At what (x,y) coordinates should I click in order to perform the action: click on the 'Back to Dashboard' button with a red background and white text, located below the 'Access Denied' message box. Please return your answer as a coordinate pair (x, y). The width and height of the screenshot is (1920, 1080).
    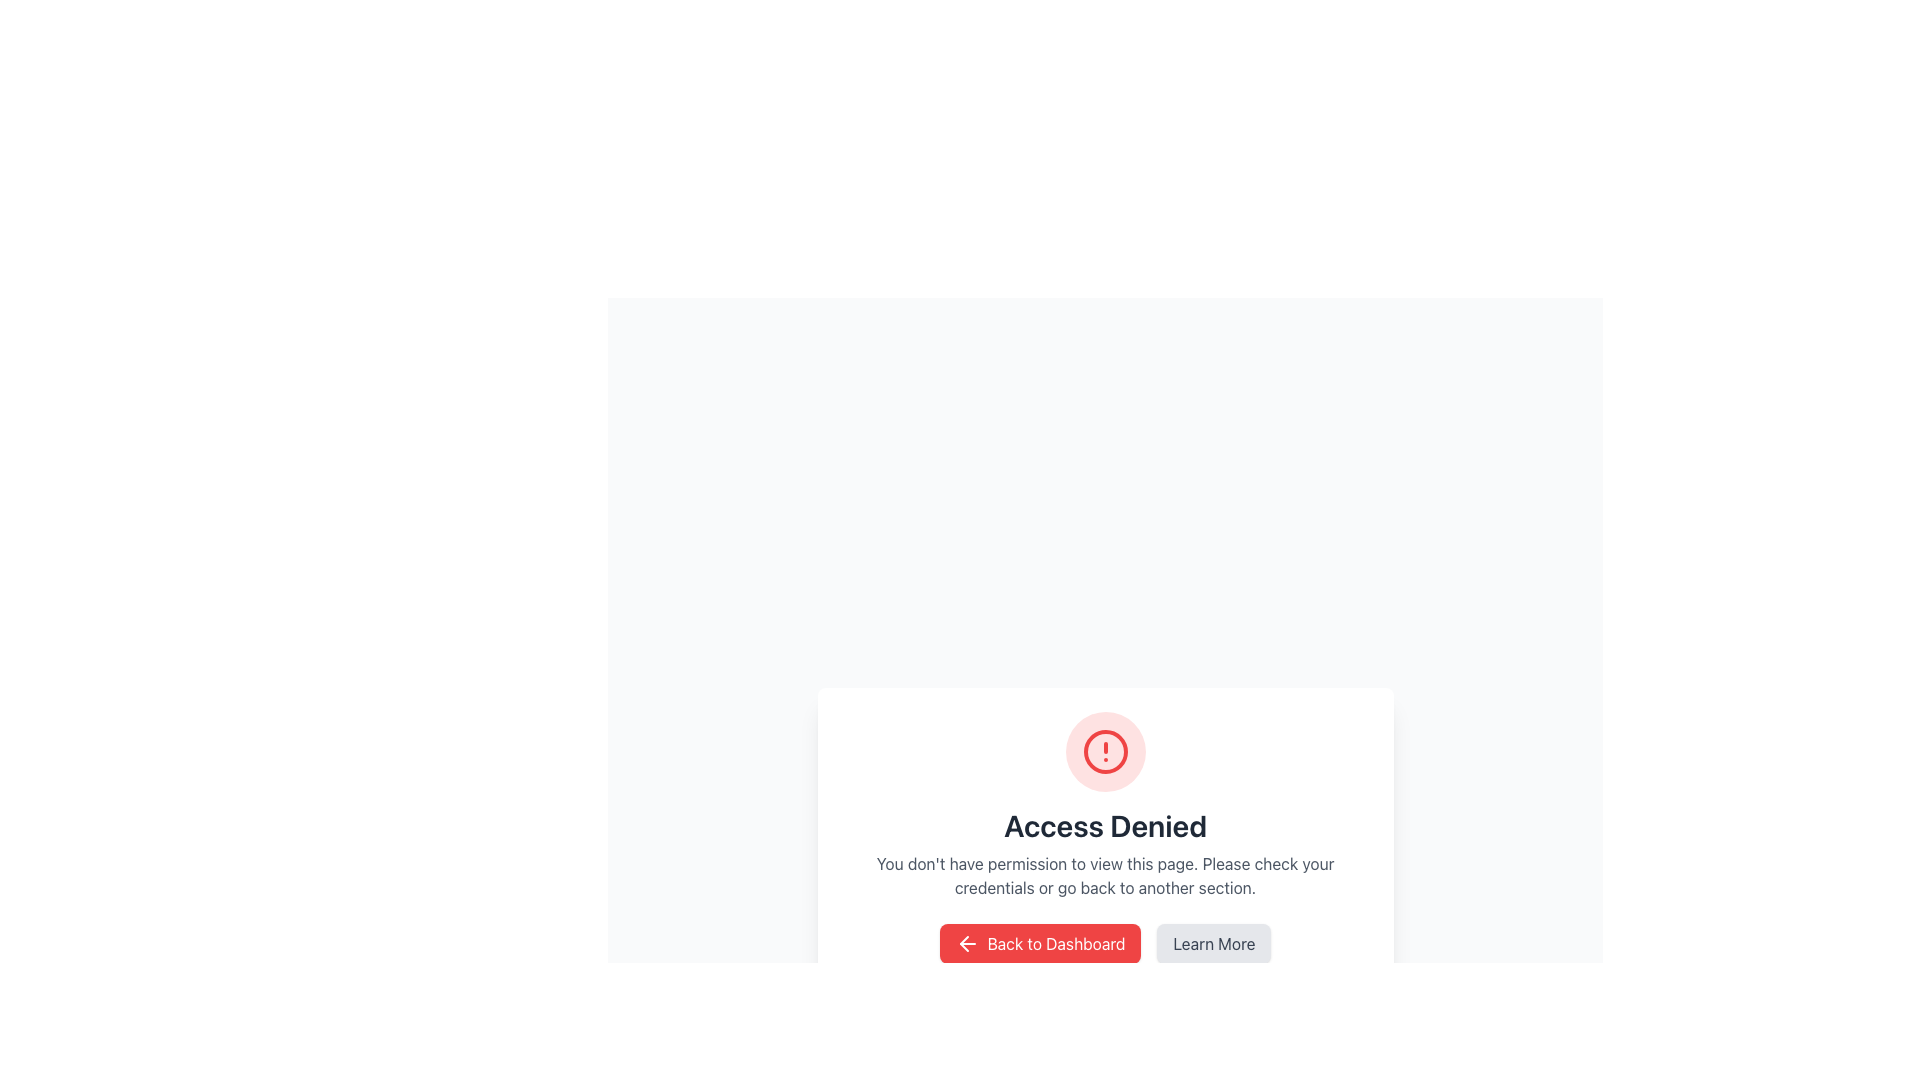
    Looking at the image, I should click on (1040, 944).